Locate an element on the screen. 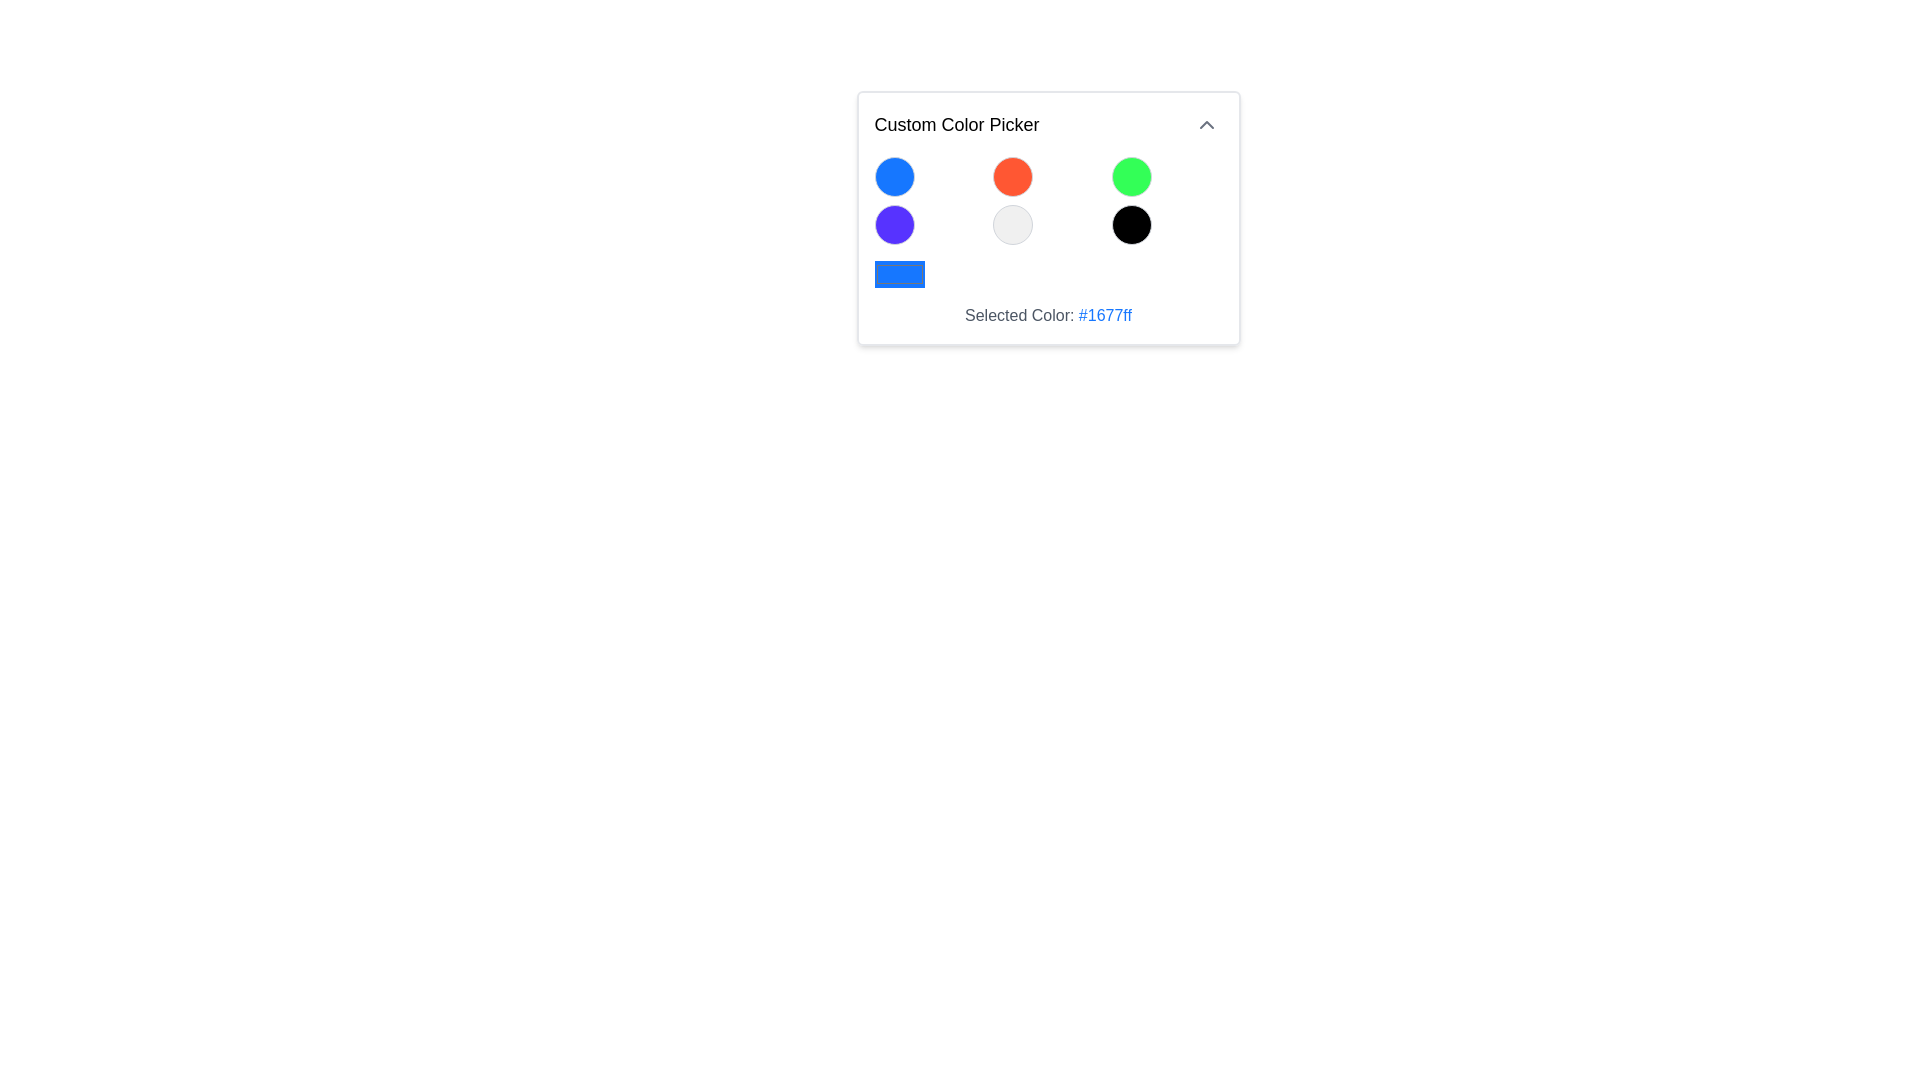 The height and width of the screenshot is (1080, 1920). text value from the Text Label displaying the currently selected color code, which is located below the 'Selected Color:' descriptive text is located at coordinates (1104, 315).